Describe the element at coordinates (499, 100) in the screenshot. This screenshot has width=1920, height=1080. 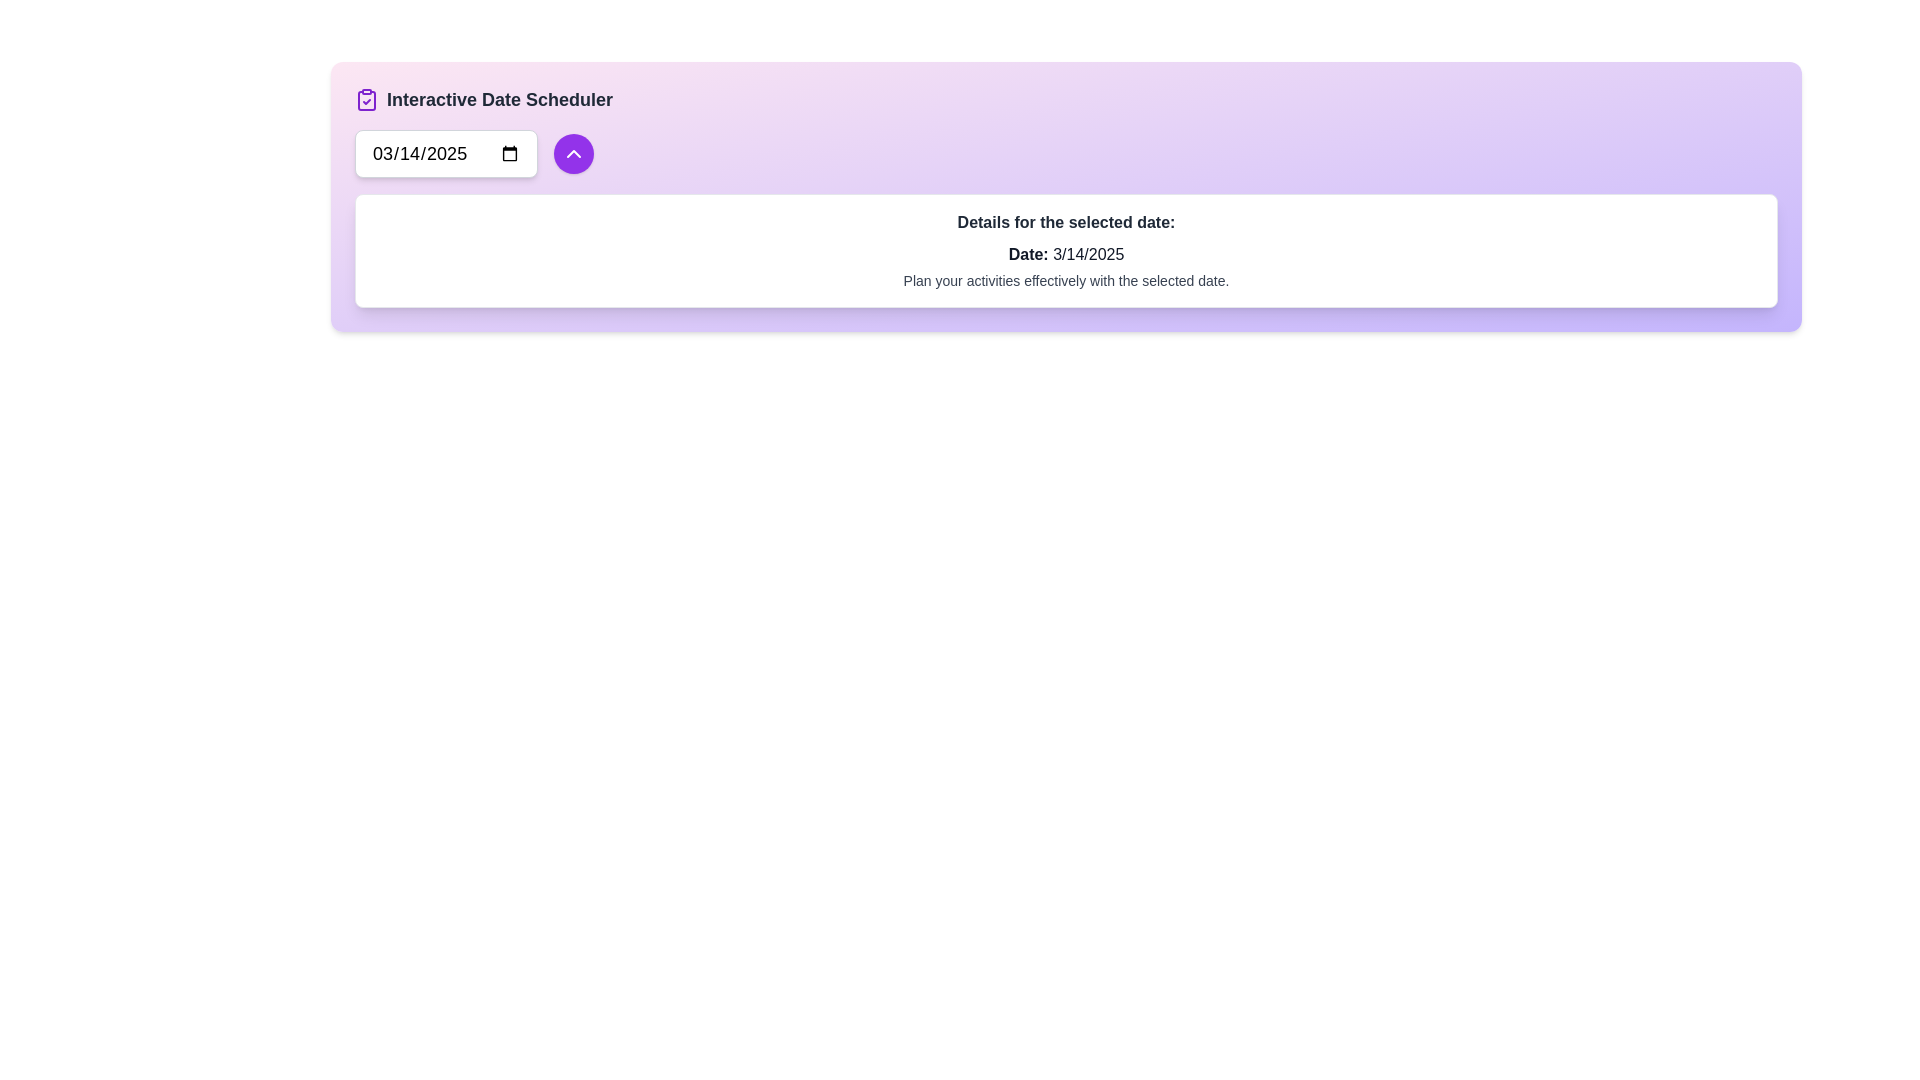
I see `the non-interactive text label that identifies the section as 'Interactive Date Scheduler', located immediately to the right of a purple clipboard icon with a checkmark` at that location.